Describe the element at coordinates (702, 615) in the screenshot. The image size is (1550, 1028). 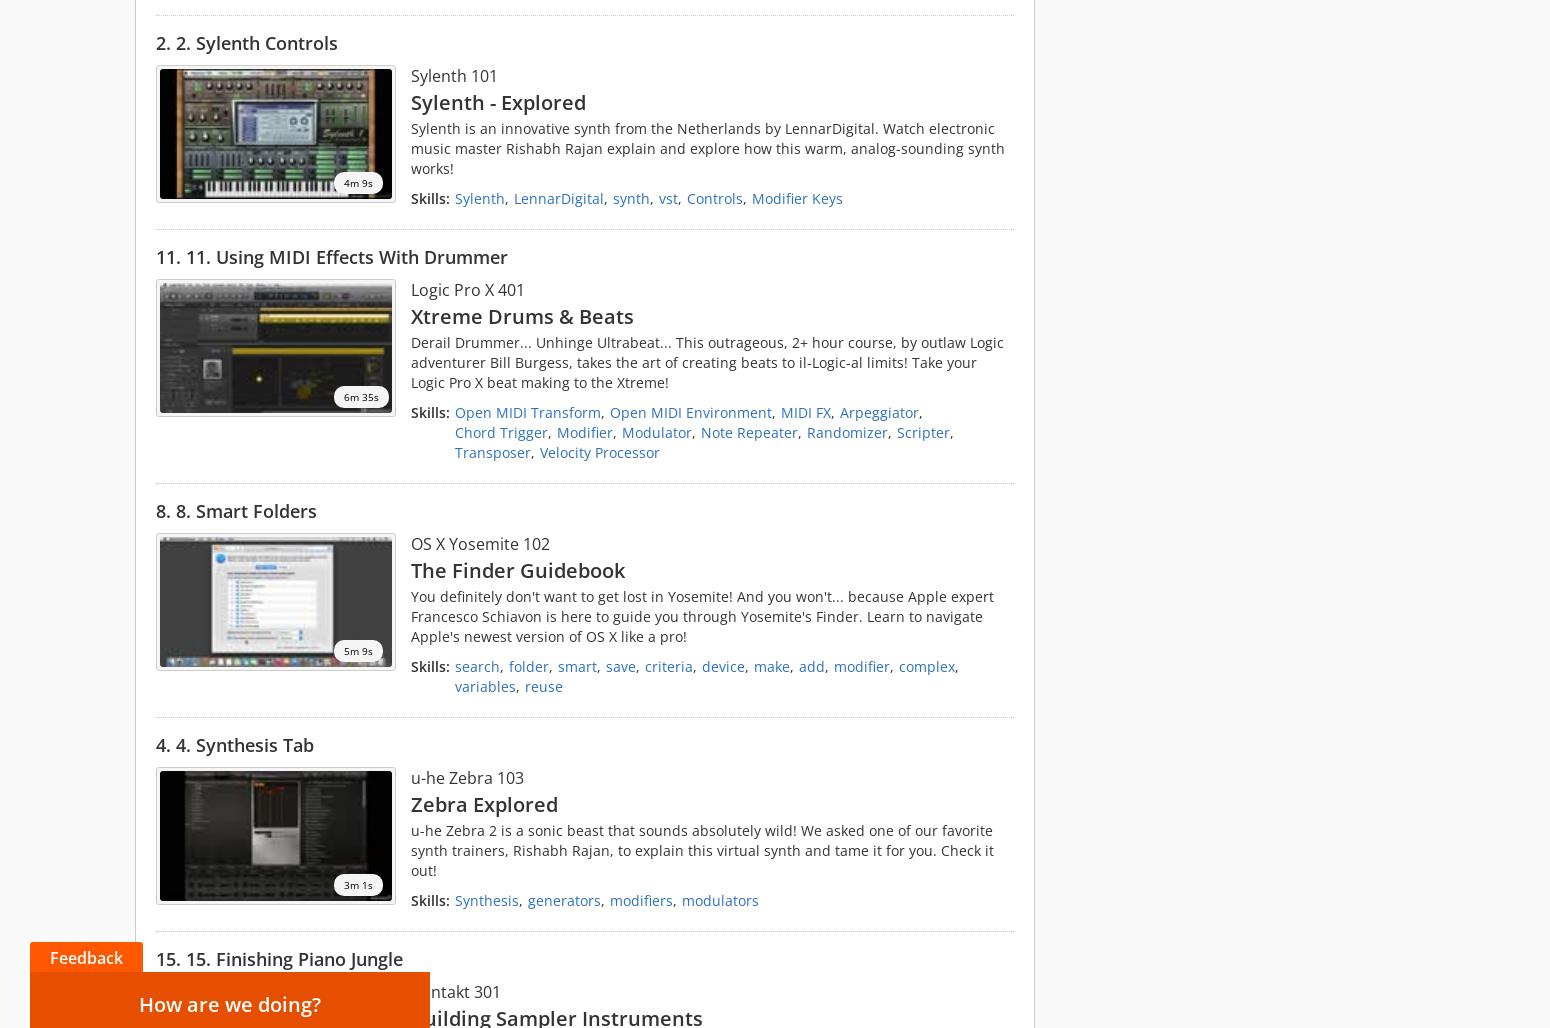
I see `'You definitely don't want to get lost in Yosemite! And you won't... because Apple expert Francesco Schiavon is here to guide you through Yosemite's Finder. Learn to navigate Apple's newest version of OS X like a pro!'` at that location.